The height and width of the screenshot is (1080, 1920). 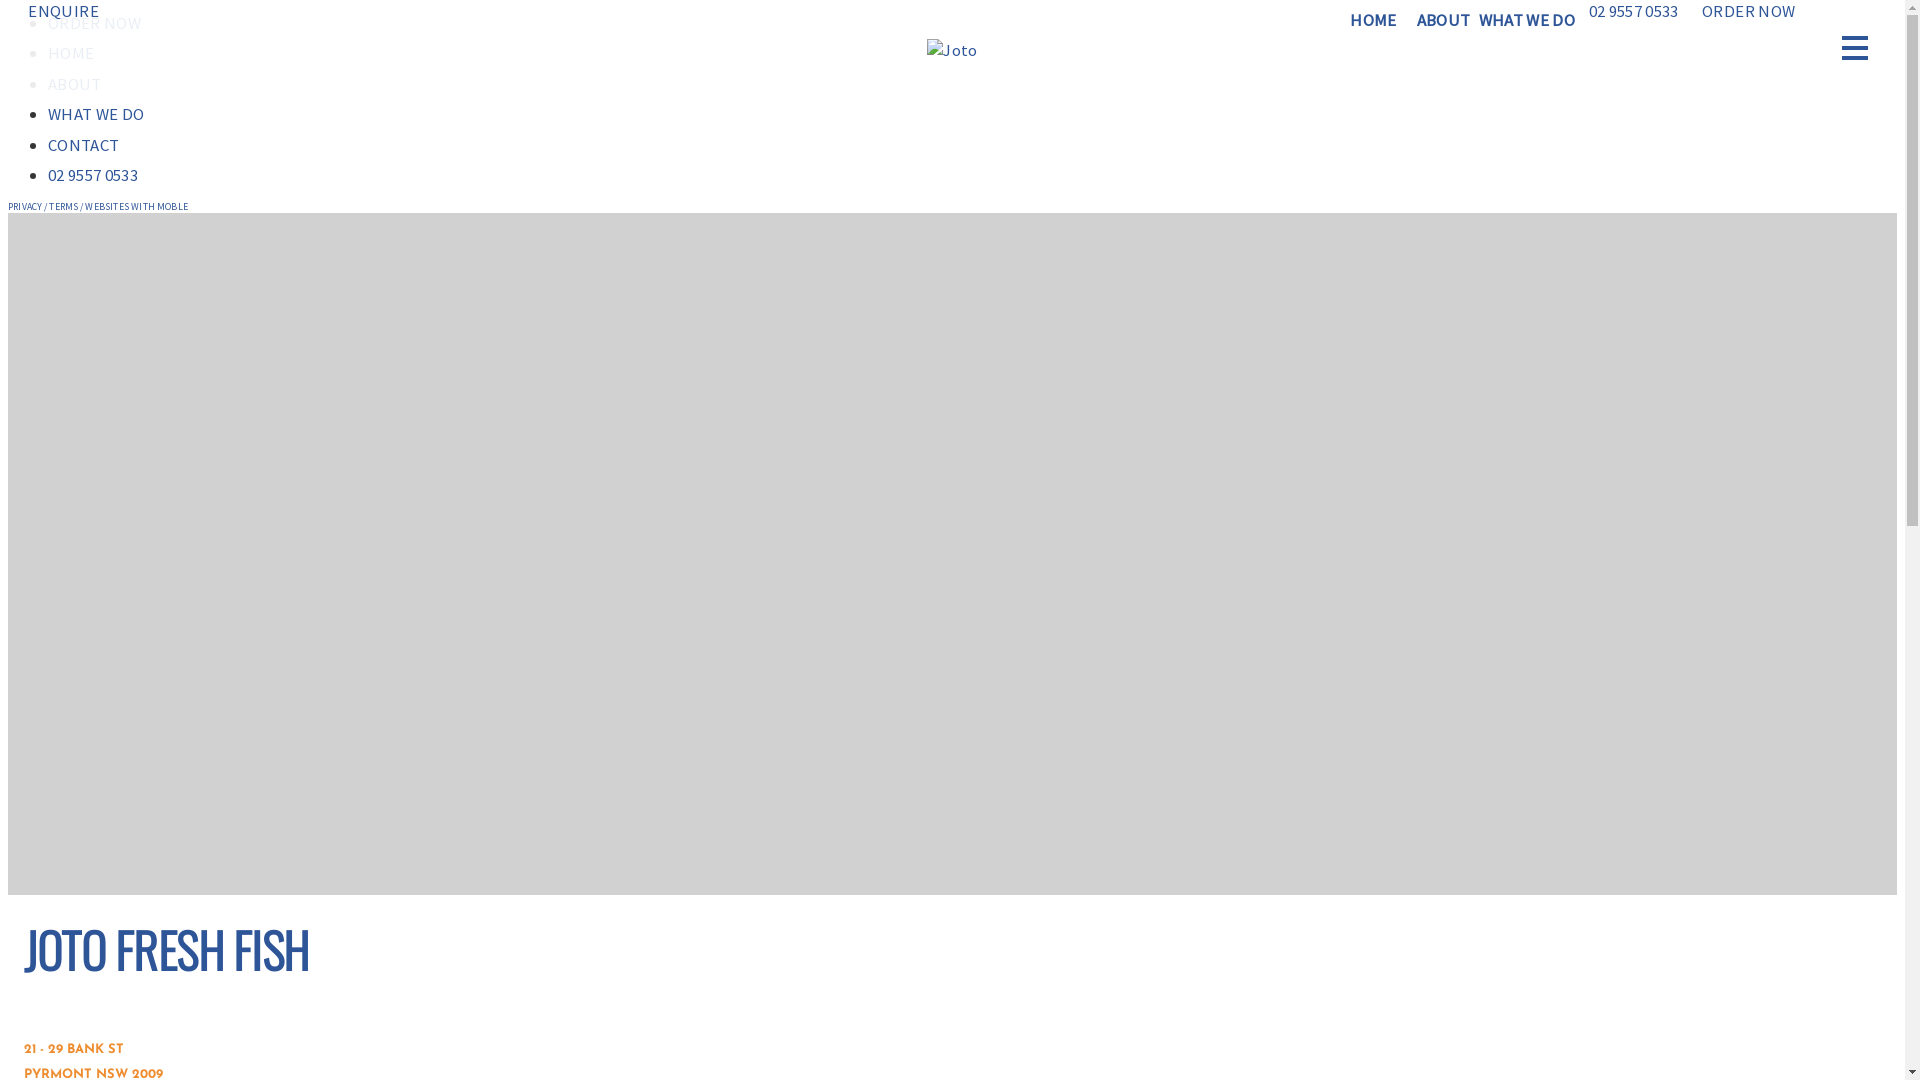 What do you see at coordinates (1444, 19) in the screenshot?
I see `'ABOUT'` at bounding box center [1444, 19].